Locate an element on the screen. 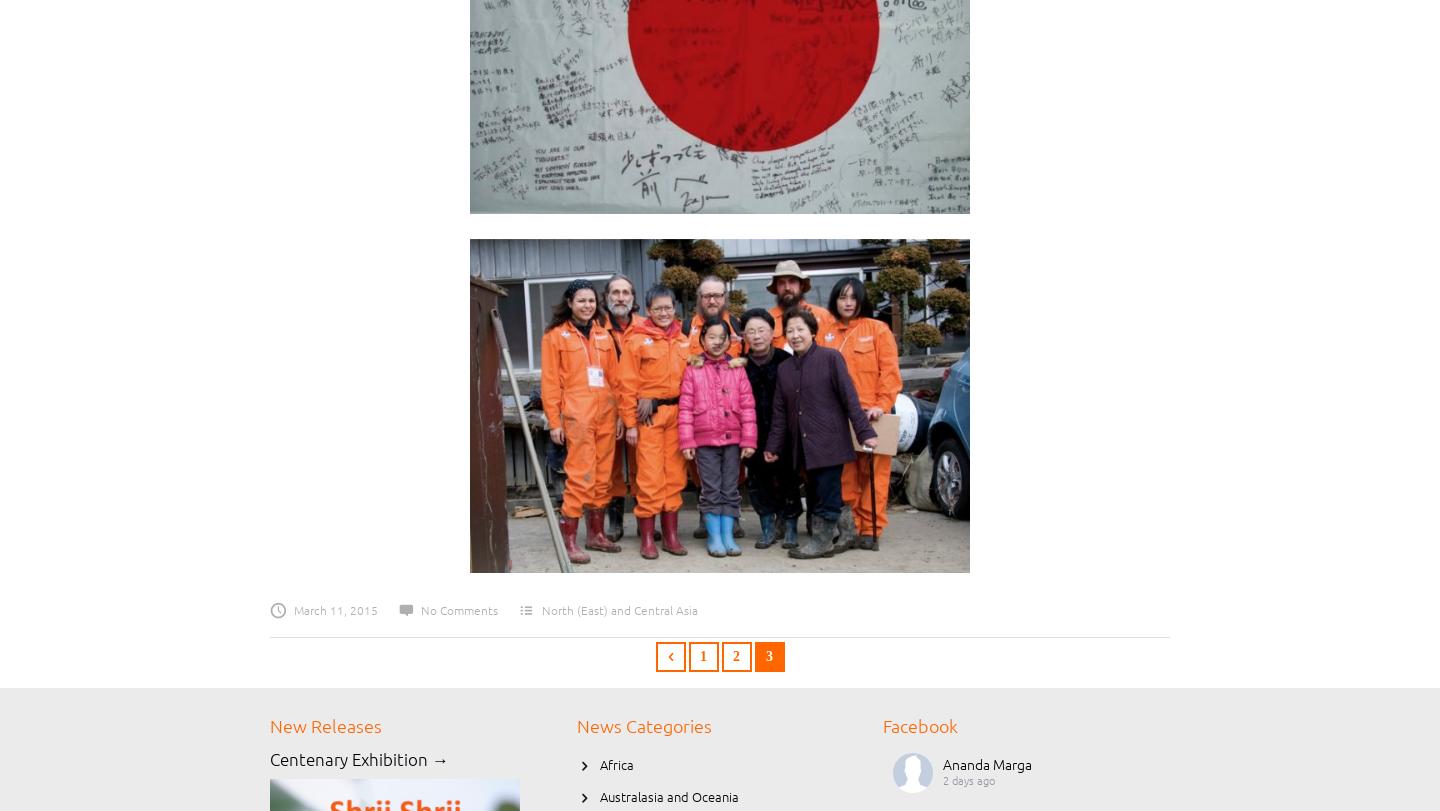 The width and height of the screenshot is (1440, 811). 'North (East) and Central Asia' is located at coordinates (618, 610).